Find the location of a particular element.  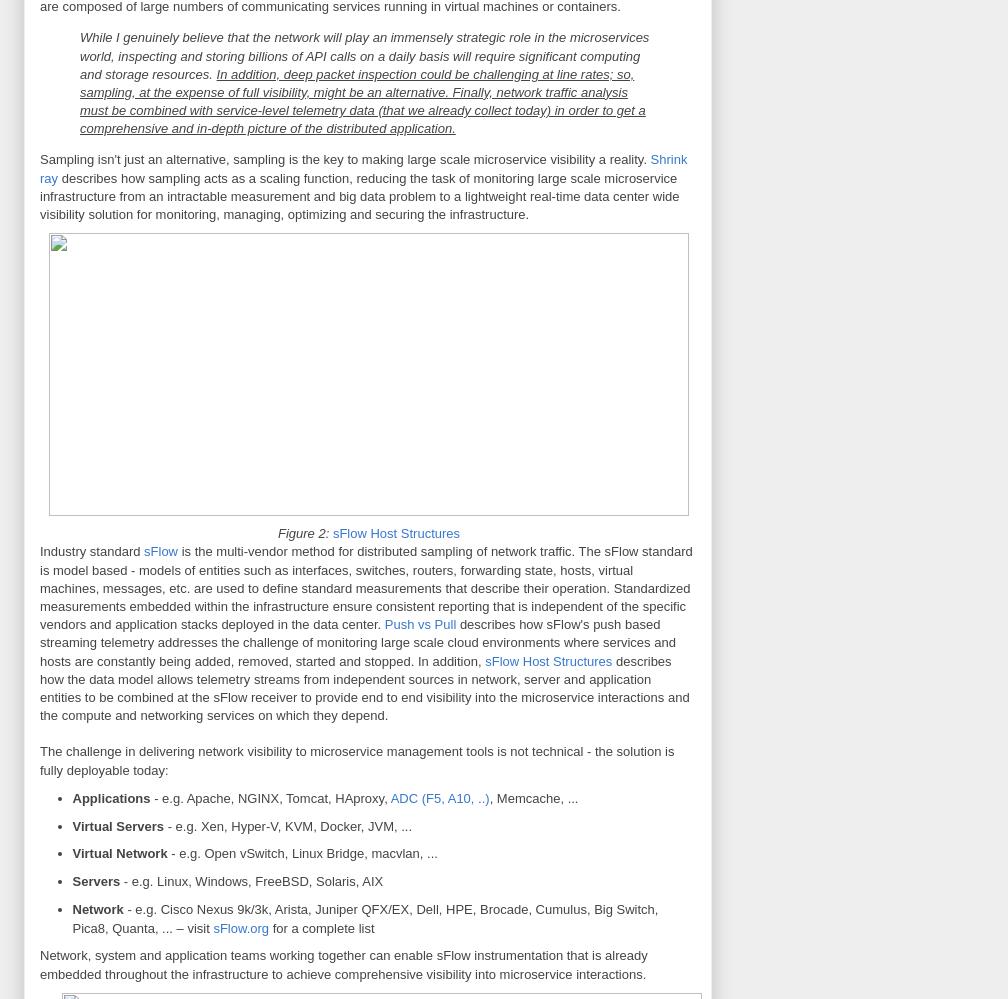

'The challenge in delivering network visibility to microservice management tools is not technical - the solution is fully deployable today:' is located at coordinates (357, 759).